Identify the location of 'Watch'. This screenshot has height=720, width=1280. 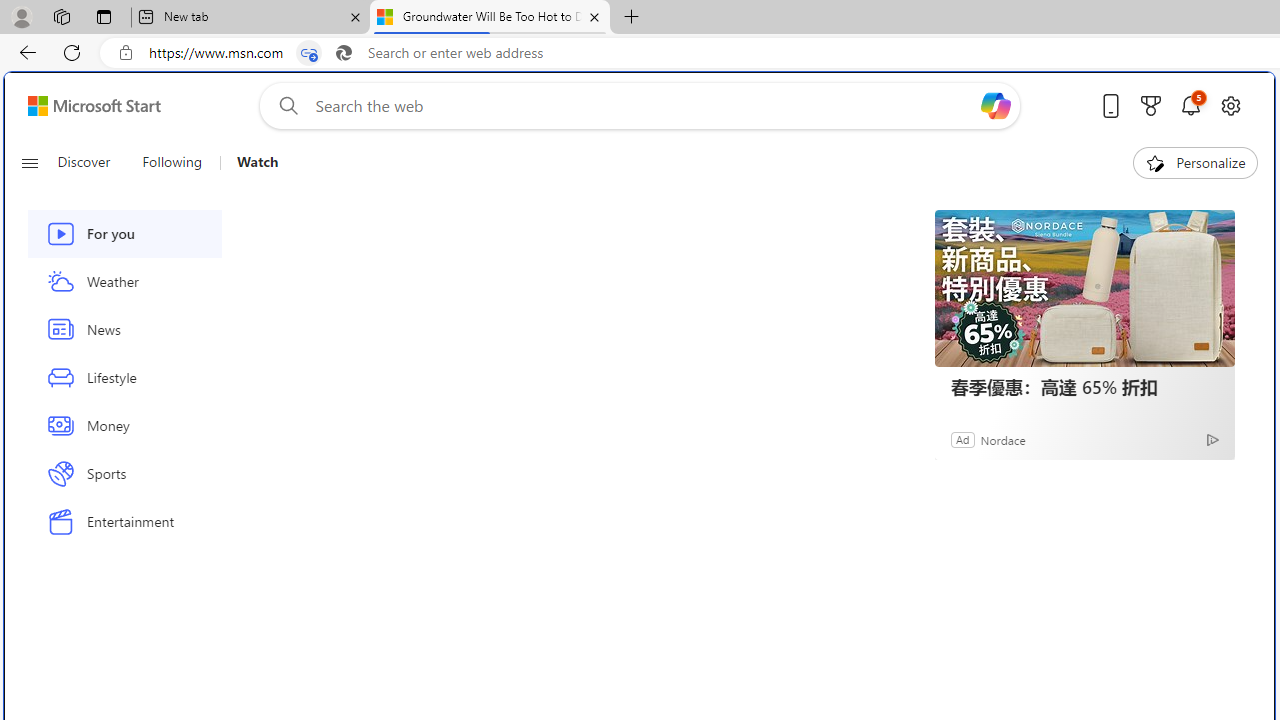
(248, 162).